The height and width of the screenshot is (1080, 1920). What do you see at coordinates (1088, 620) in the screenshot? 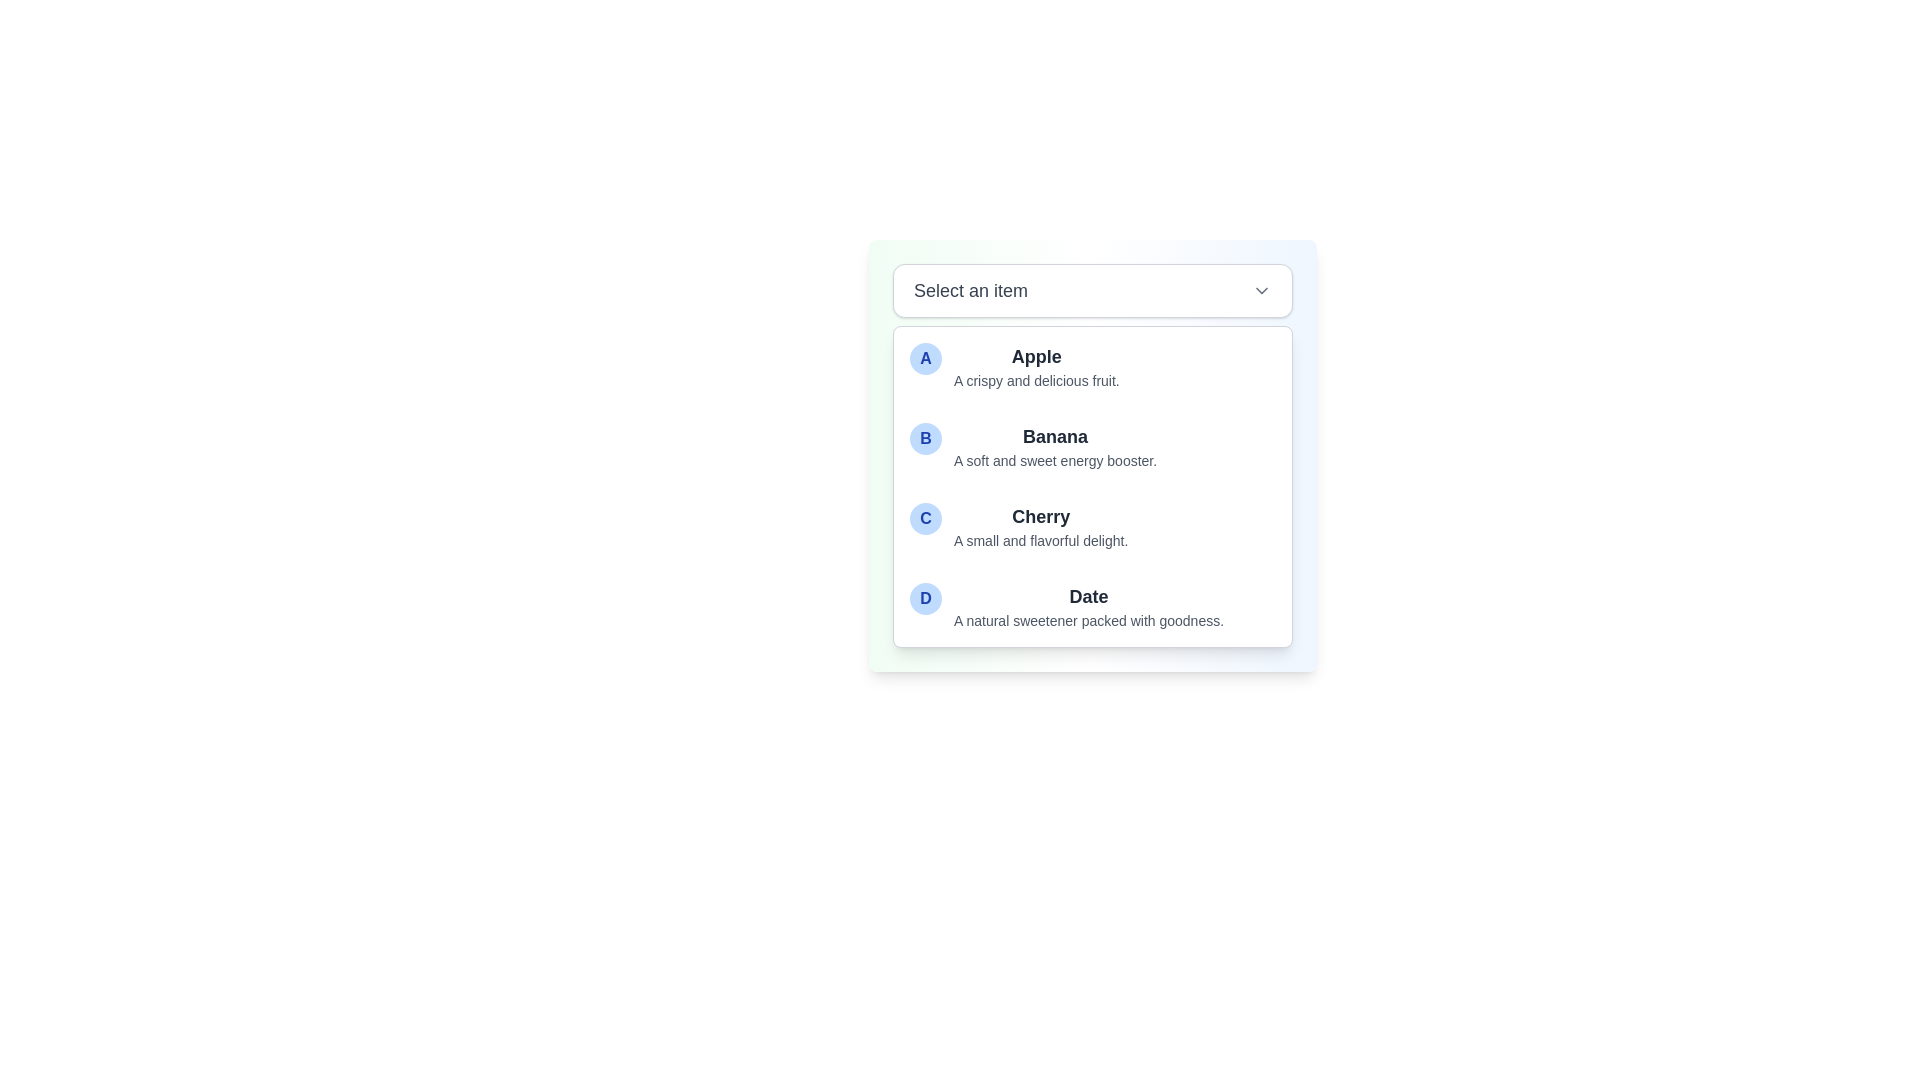
I see `information provided in the Text label located below the 'D Date' option in the dropdown menu` at bounding box center [1088, 620].